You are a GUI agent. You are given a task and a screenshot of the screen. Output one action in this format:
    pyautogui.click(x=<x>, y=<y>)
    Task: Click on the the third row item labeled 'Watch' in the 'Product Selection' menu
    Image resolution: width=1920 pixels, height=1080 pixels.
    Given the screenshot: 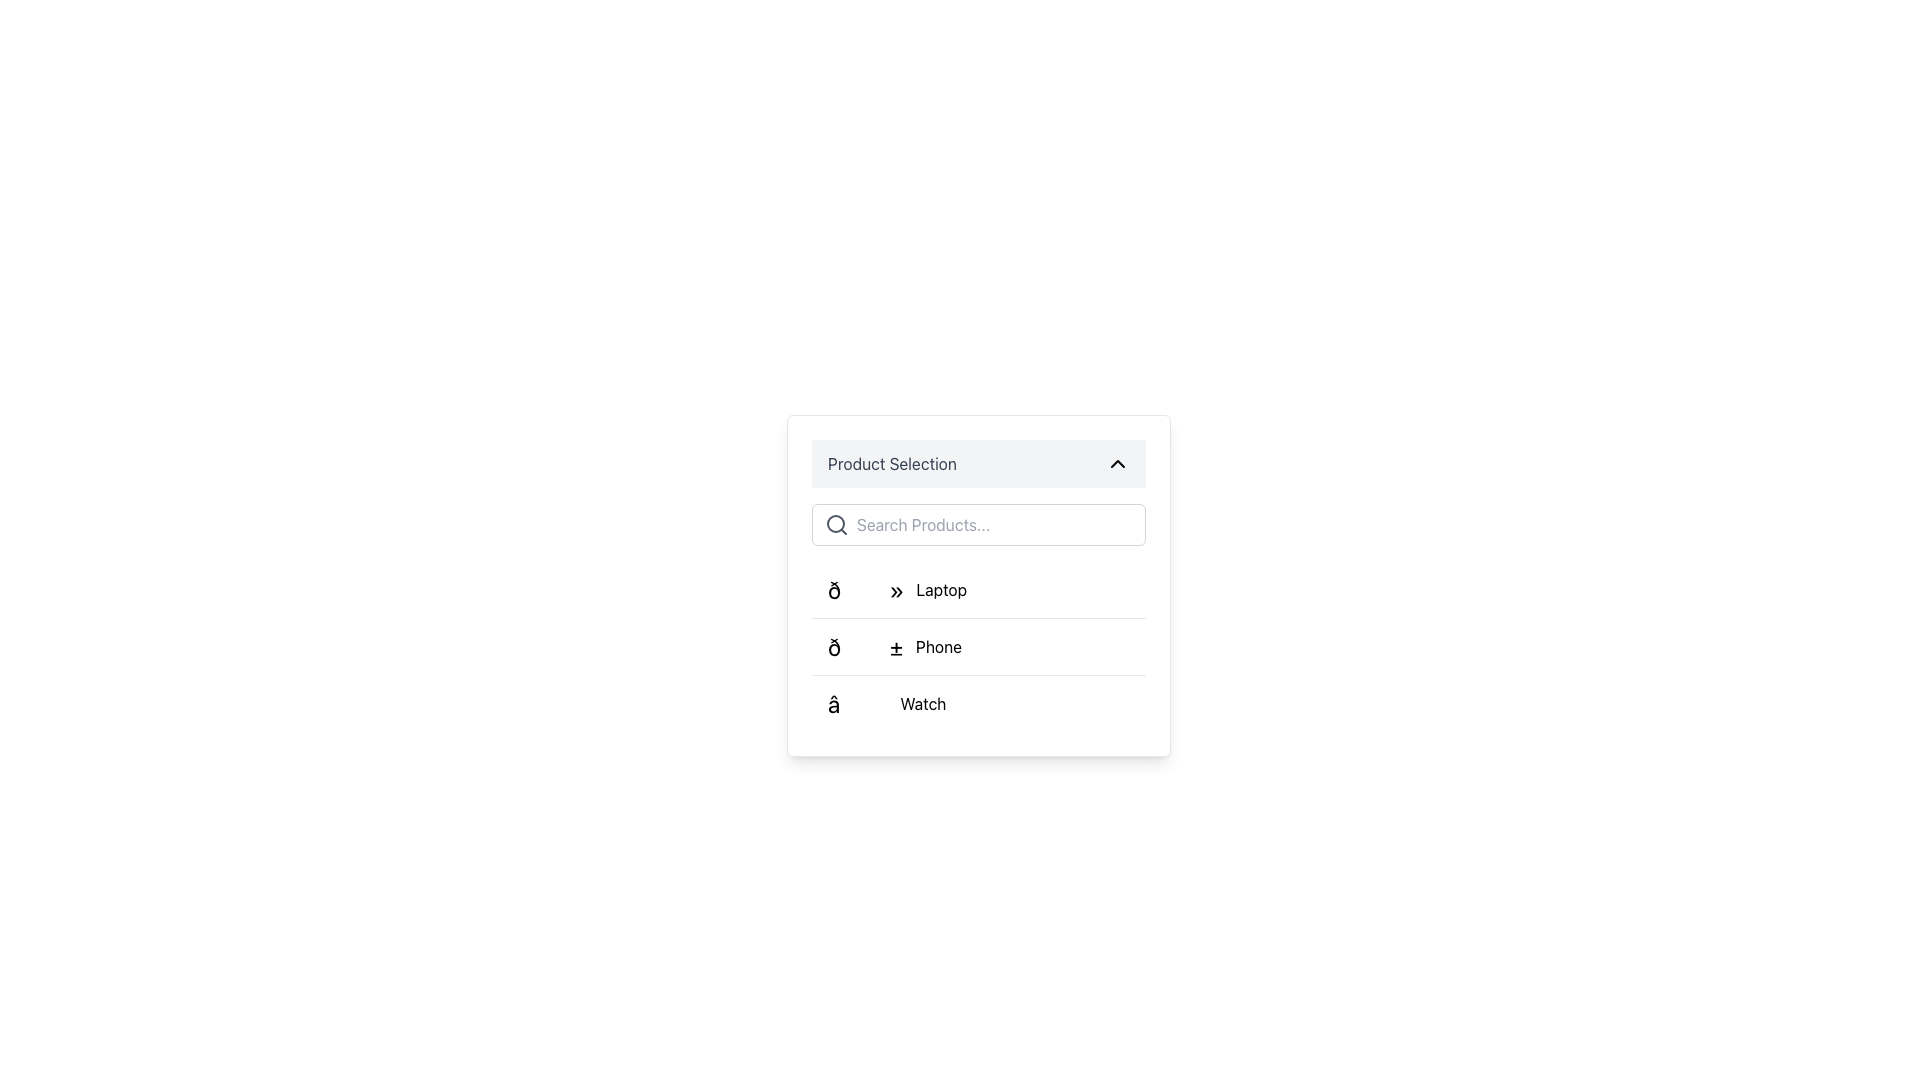 What is the action you would take?
    pyautogui.click(x=979, y=702)
    